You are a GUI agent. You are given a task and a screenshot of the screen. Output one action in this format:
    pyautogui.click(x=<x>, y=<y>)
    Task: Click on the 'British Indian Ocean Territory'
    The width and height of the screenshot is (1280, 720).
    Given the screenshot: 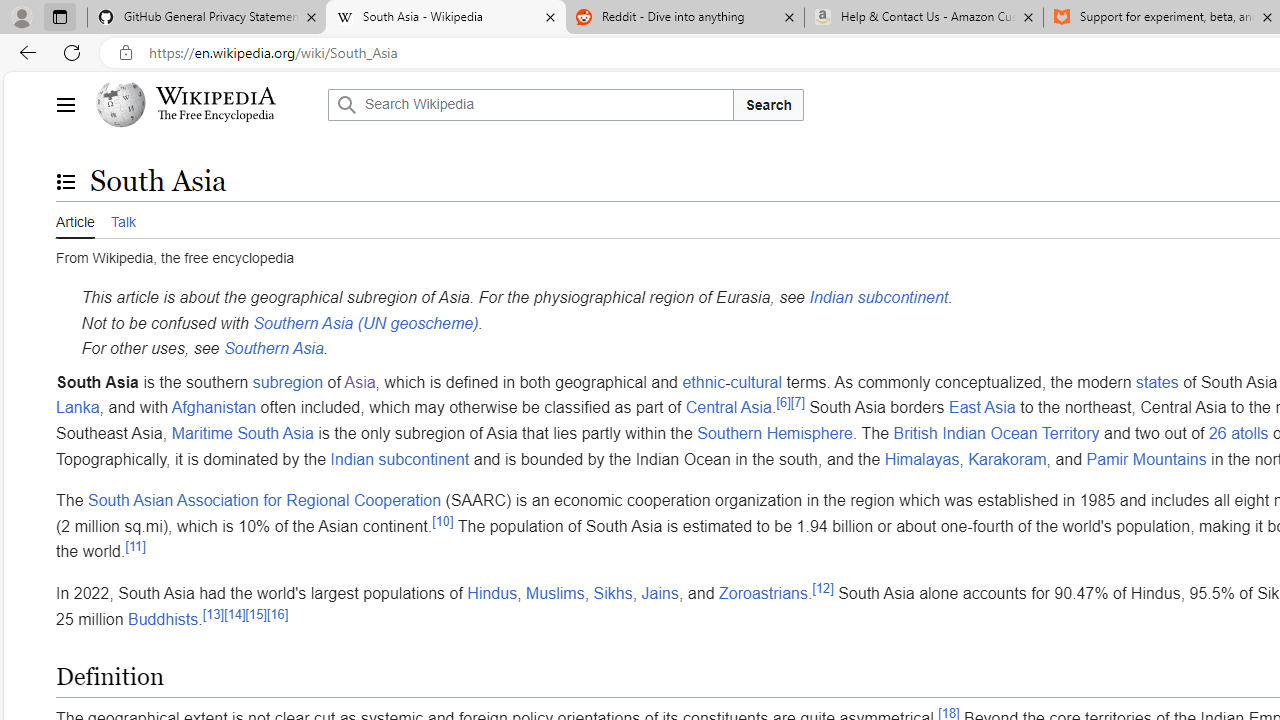 What is the action you would take?
    pyautogui.click(x=996, y=432)
    